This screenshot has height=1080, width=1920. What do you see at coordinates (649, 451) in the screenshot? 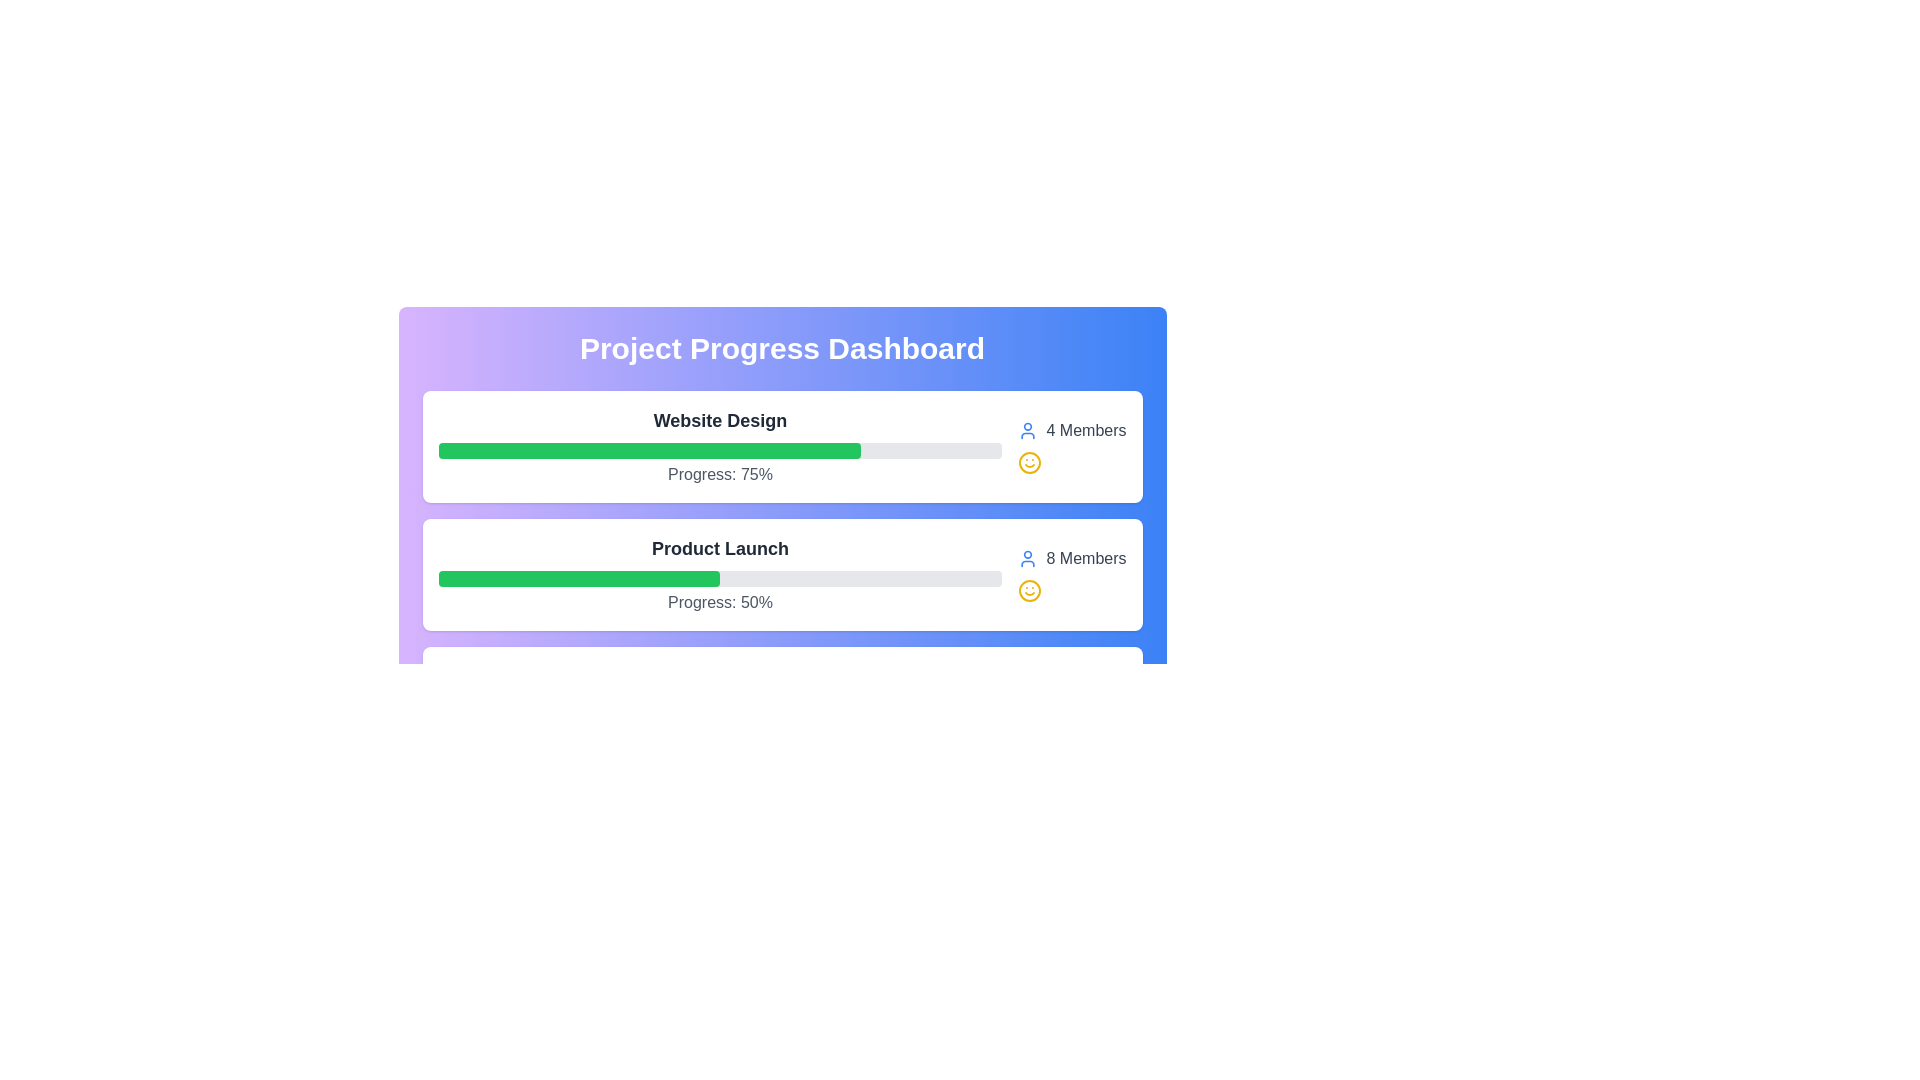
I see `the green filled portion of the progress bar indicating 75% progress in the 'Website Design' section` at bounding box center [649, 451].